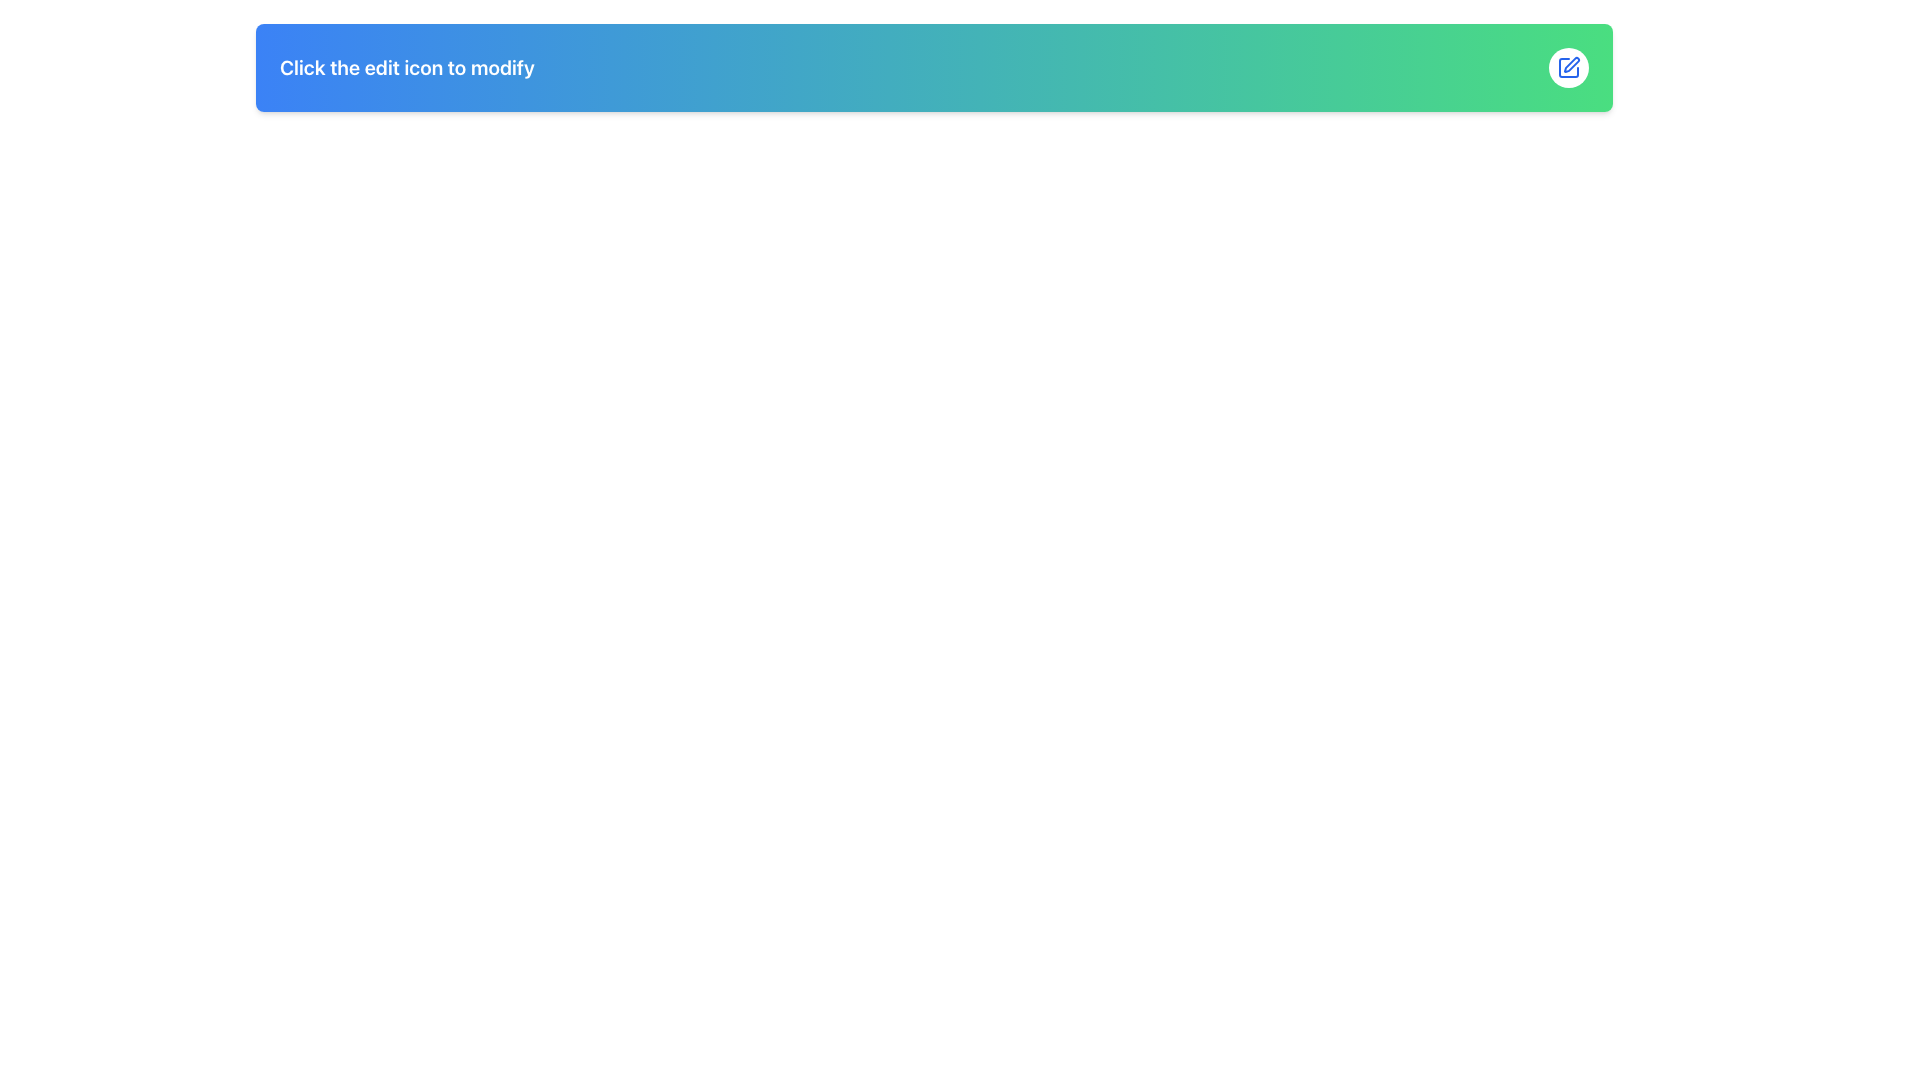  What do you see at coordinates (1568, 67) in the screenshot?
I see `on the blue stroke pen icon within the circular button located in the upper right-hand corner of the interface` at bounding box center [1568, 67].